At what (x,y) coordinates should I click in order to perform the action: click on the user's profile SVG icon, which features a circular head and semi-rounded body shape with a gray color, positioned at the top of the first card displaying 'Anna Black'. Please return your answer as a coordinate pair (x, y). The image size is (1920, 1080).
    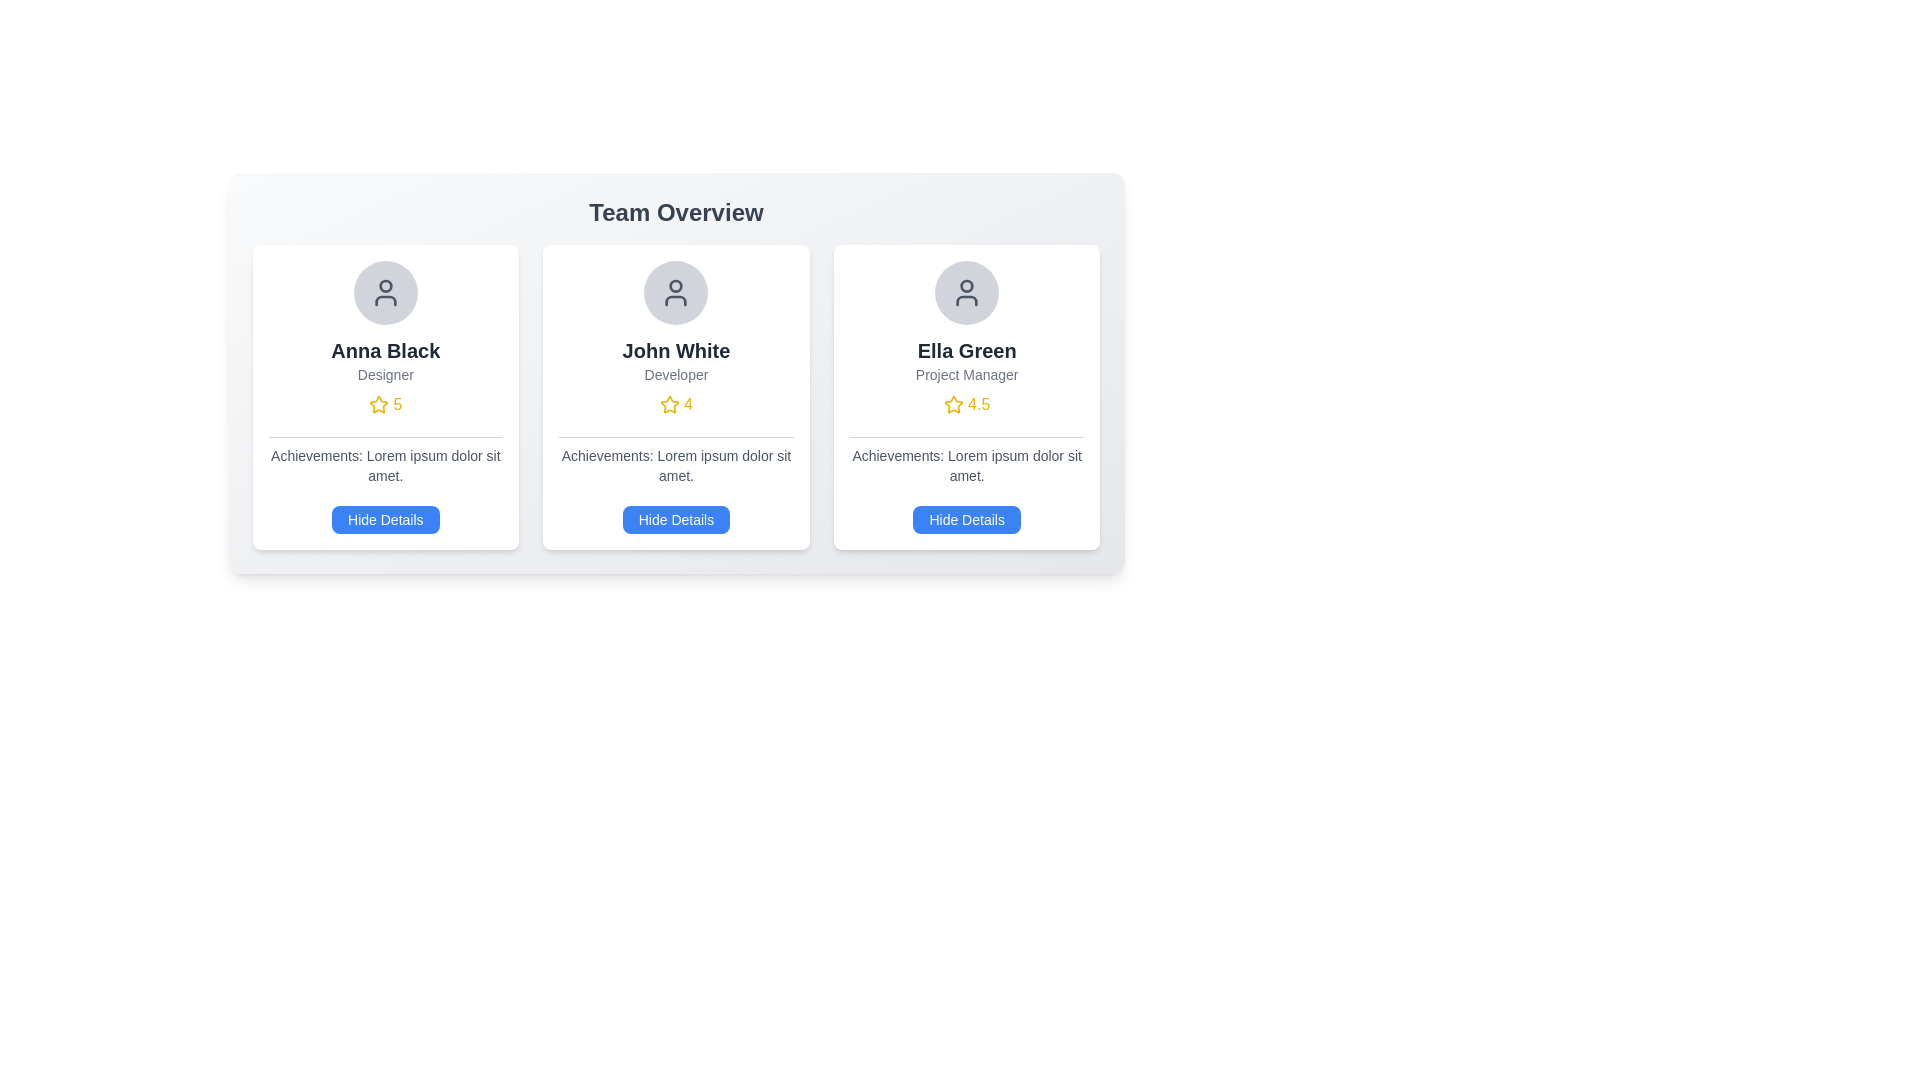
    Looking at the image, I should click on (385, 293).